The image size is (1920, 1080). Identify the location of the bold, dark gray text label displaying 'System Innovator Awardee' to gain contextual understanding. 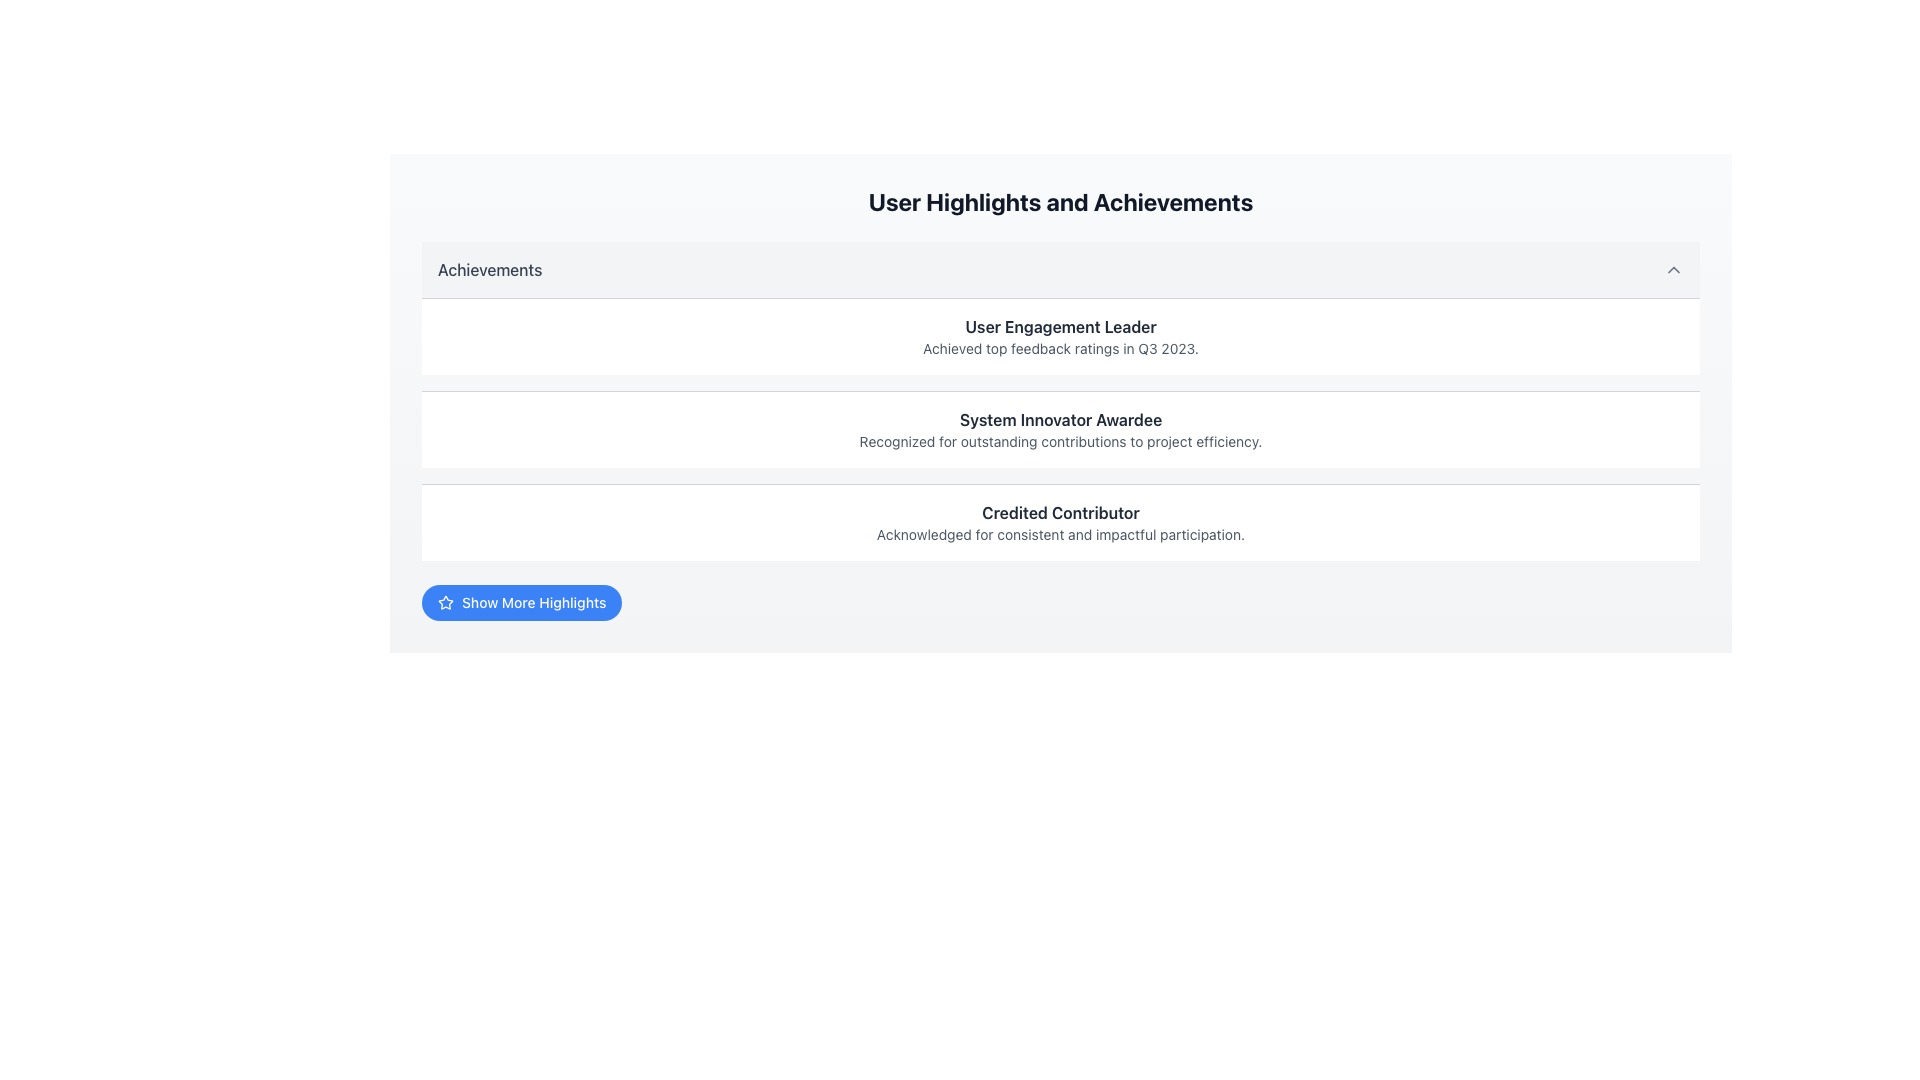
(1059, 419).